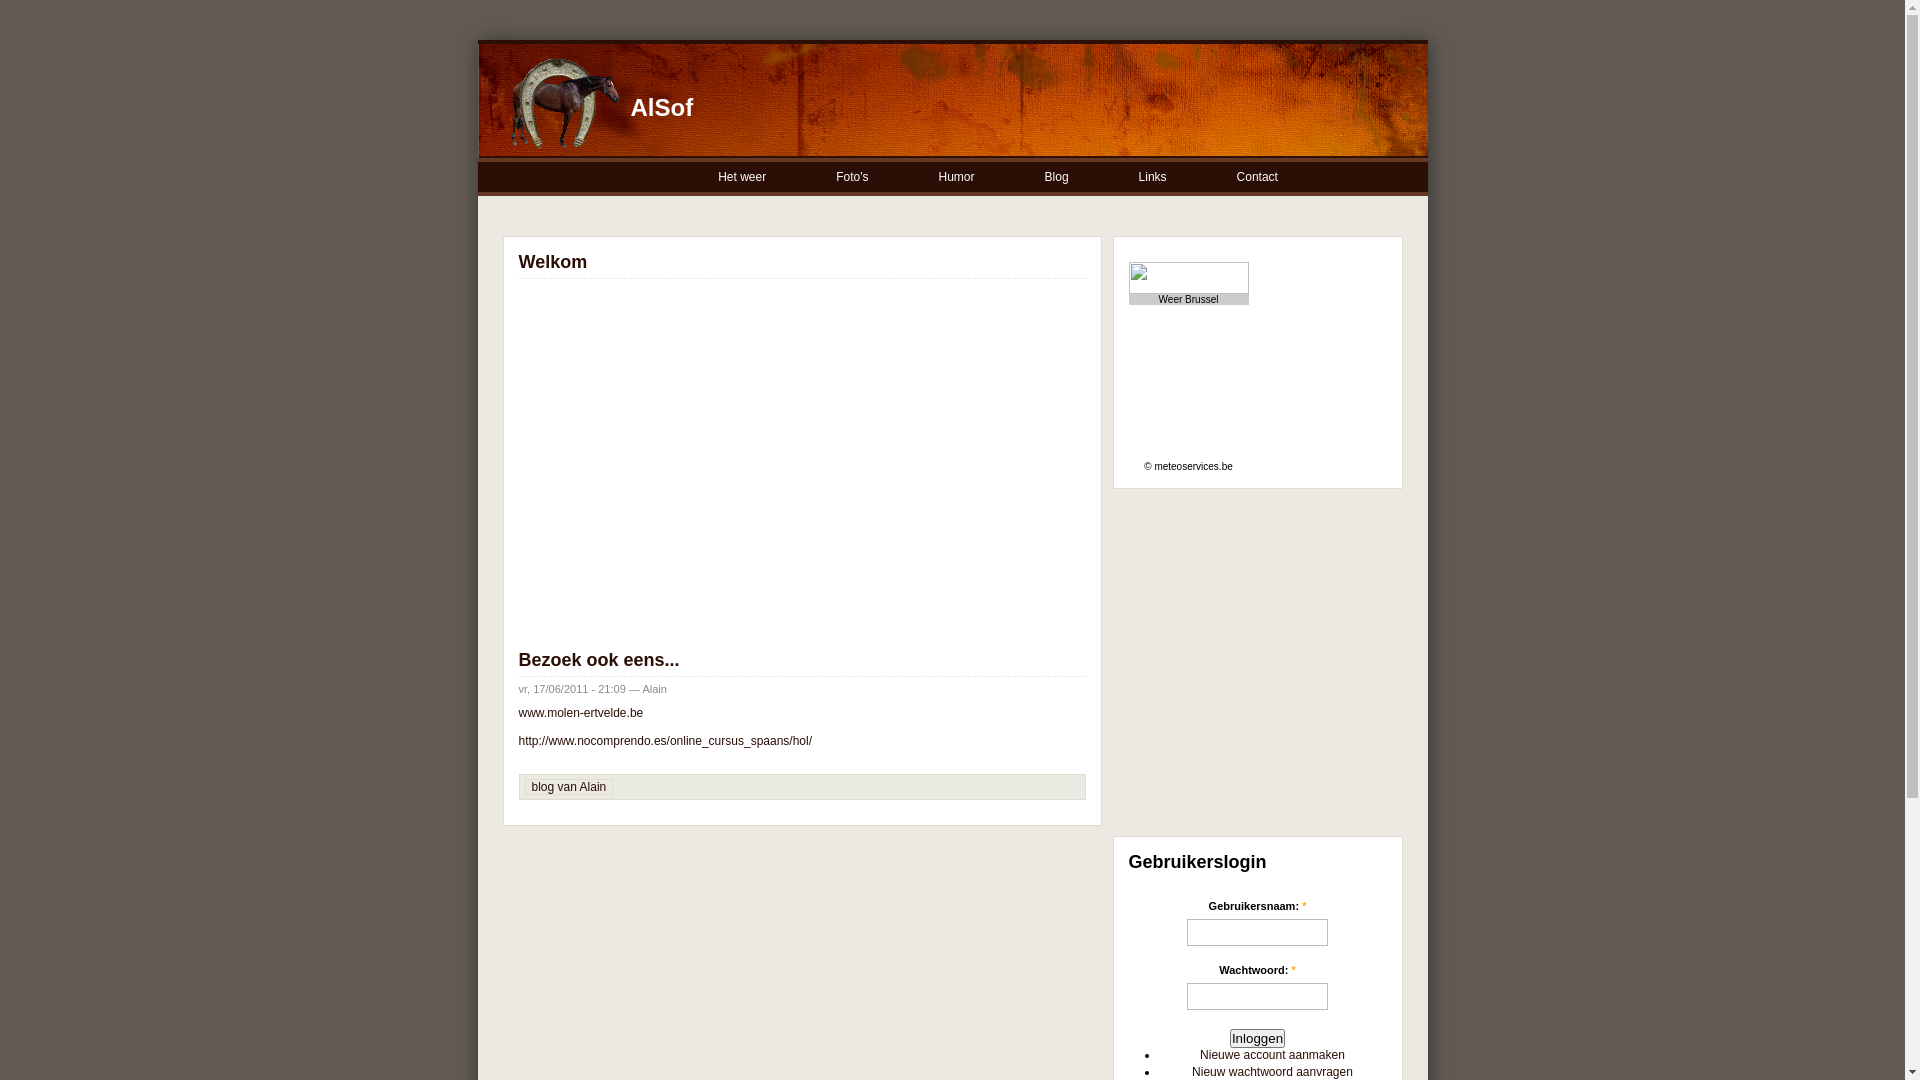 The height and width of the screenshot is (1080, 1920). What do you see at coordinates (1256, 1037) in the screenshot?
I see `'Inloggen'` at bounding box center [1256, 1037].